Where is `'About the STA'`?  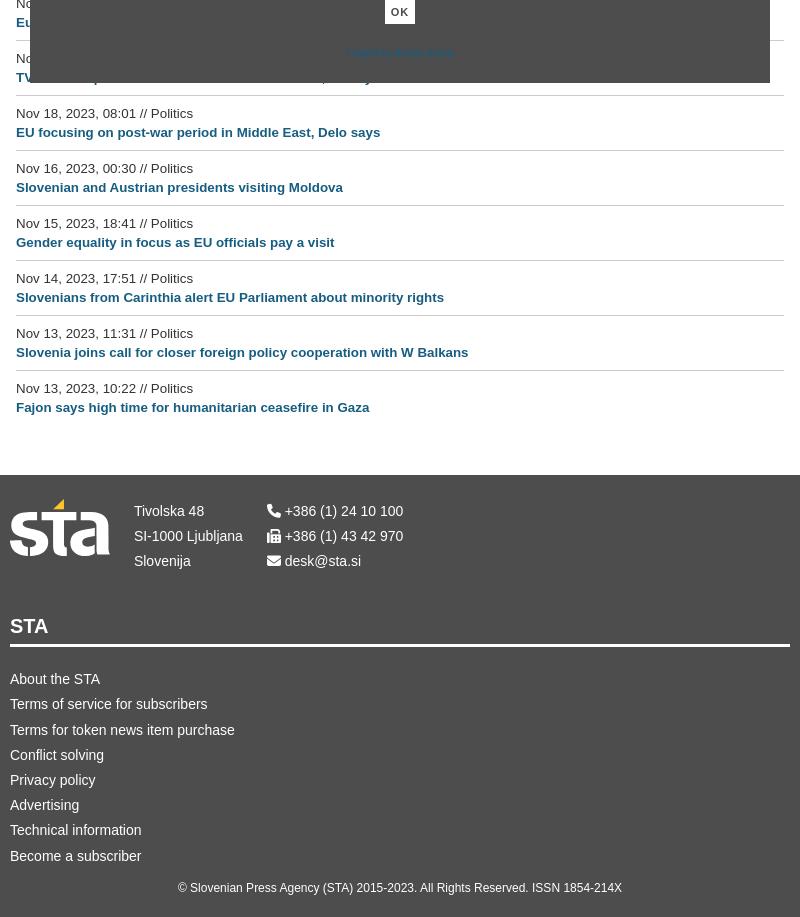 'About the STA' is located at coordinates (10, 679).